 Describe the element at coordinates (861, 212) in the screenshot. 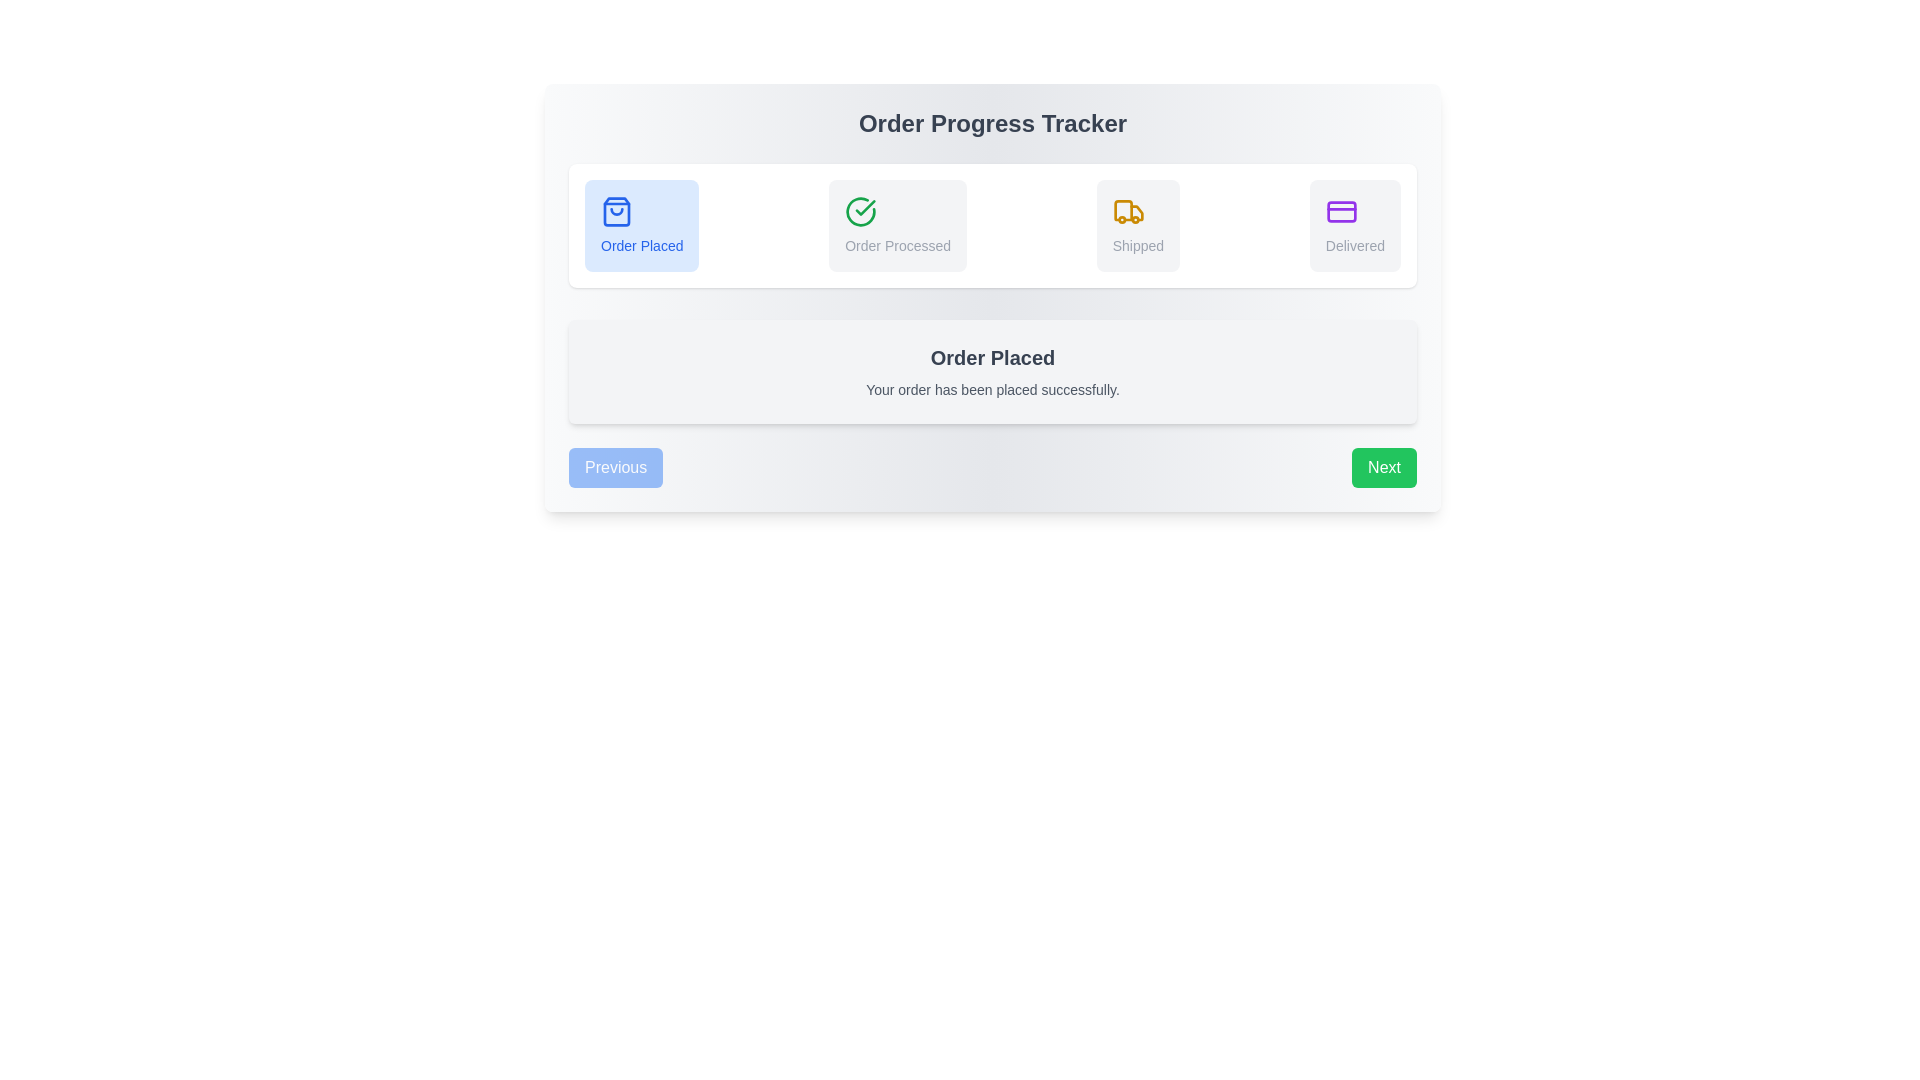

I see `the 'Order Processed' status icon located above the 'Order Processed' text label, positioned second from the left in the process tracking layout` at that location.